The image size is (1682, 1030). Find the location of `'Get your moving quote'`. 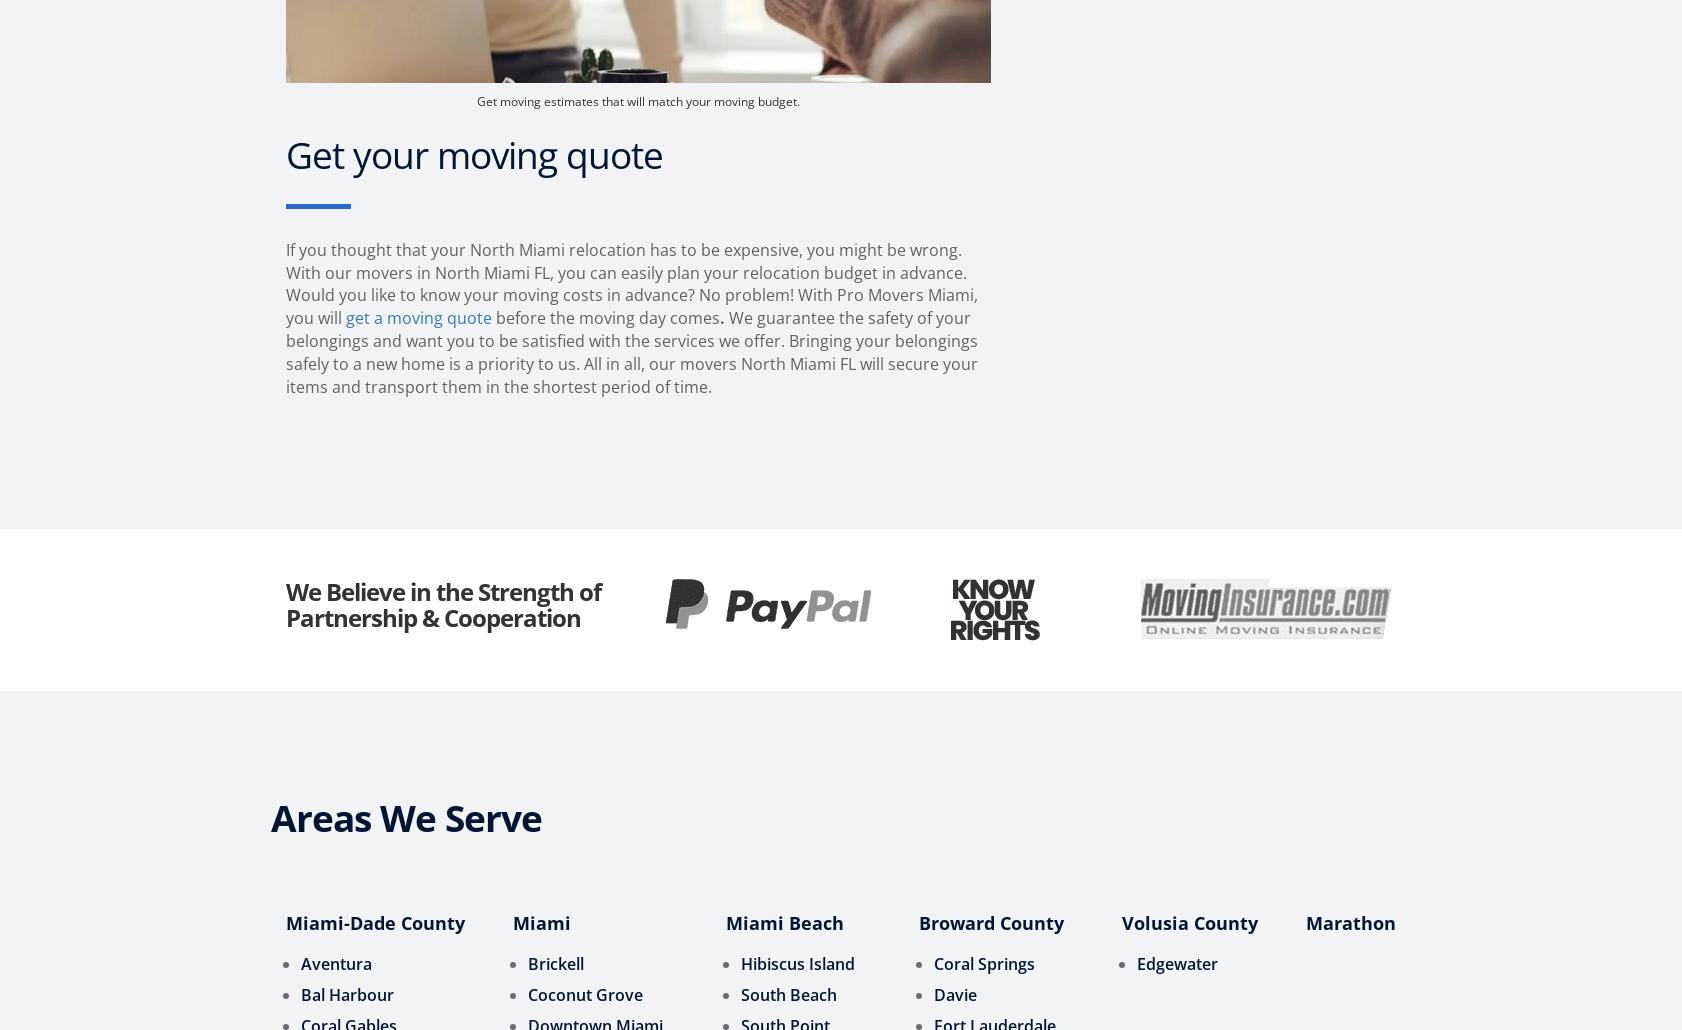

'Get your moving quote' is located at coordinates (474, 152).